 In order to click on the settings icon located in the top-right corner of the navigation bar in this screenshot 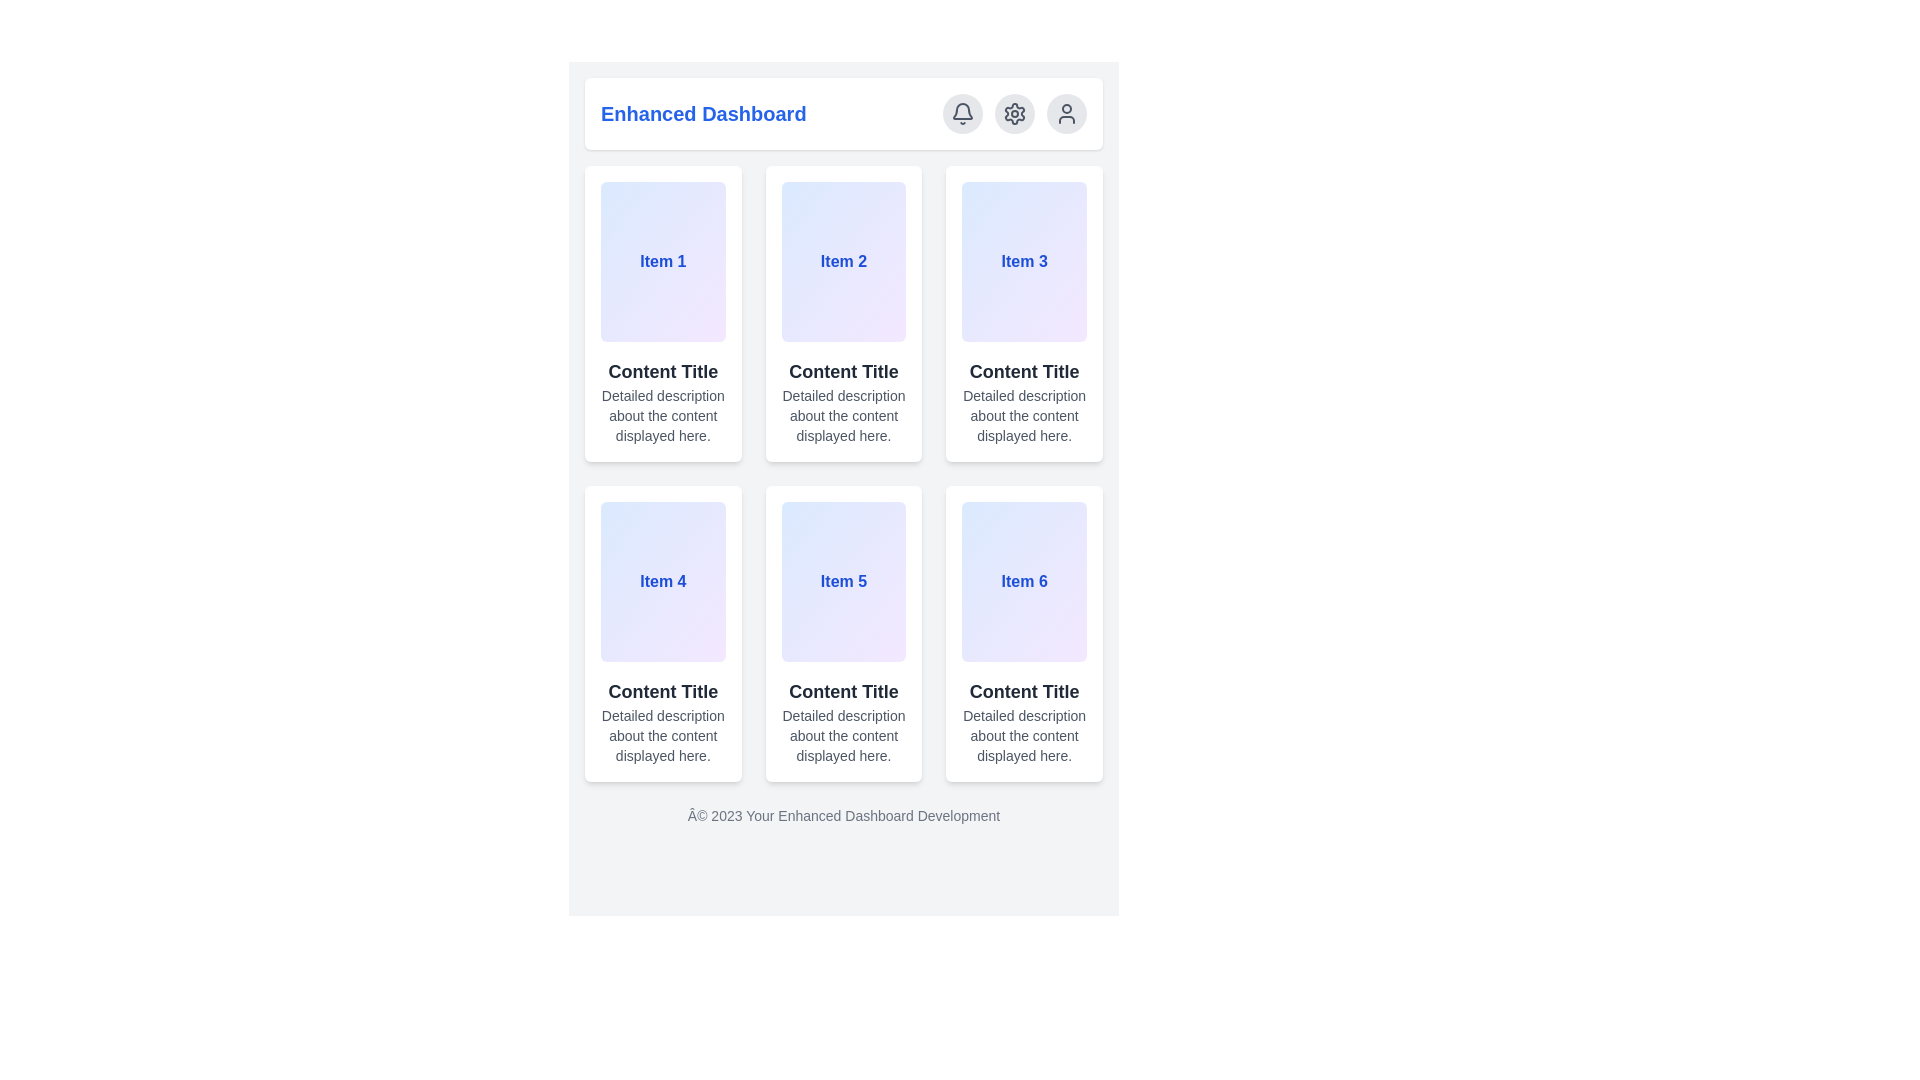, I will do `click(1014, 114)`.